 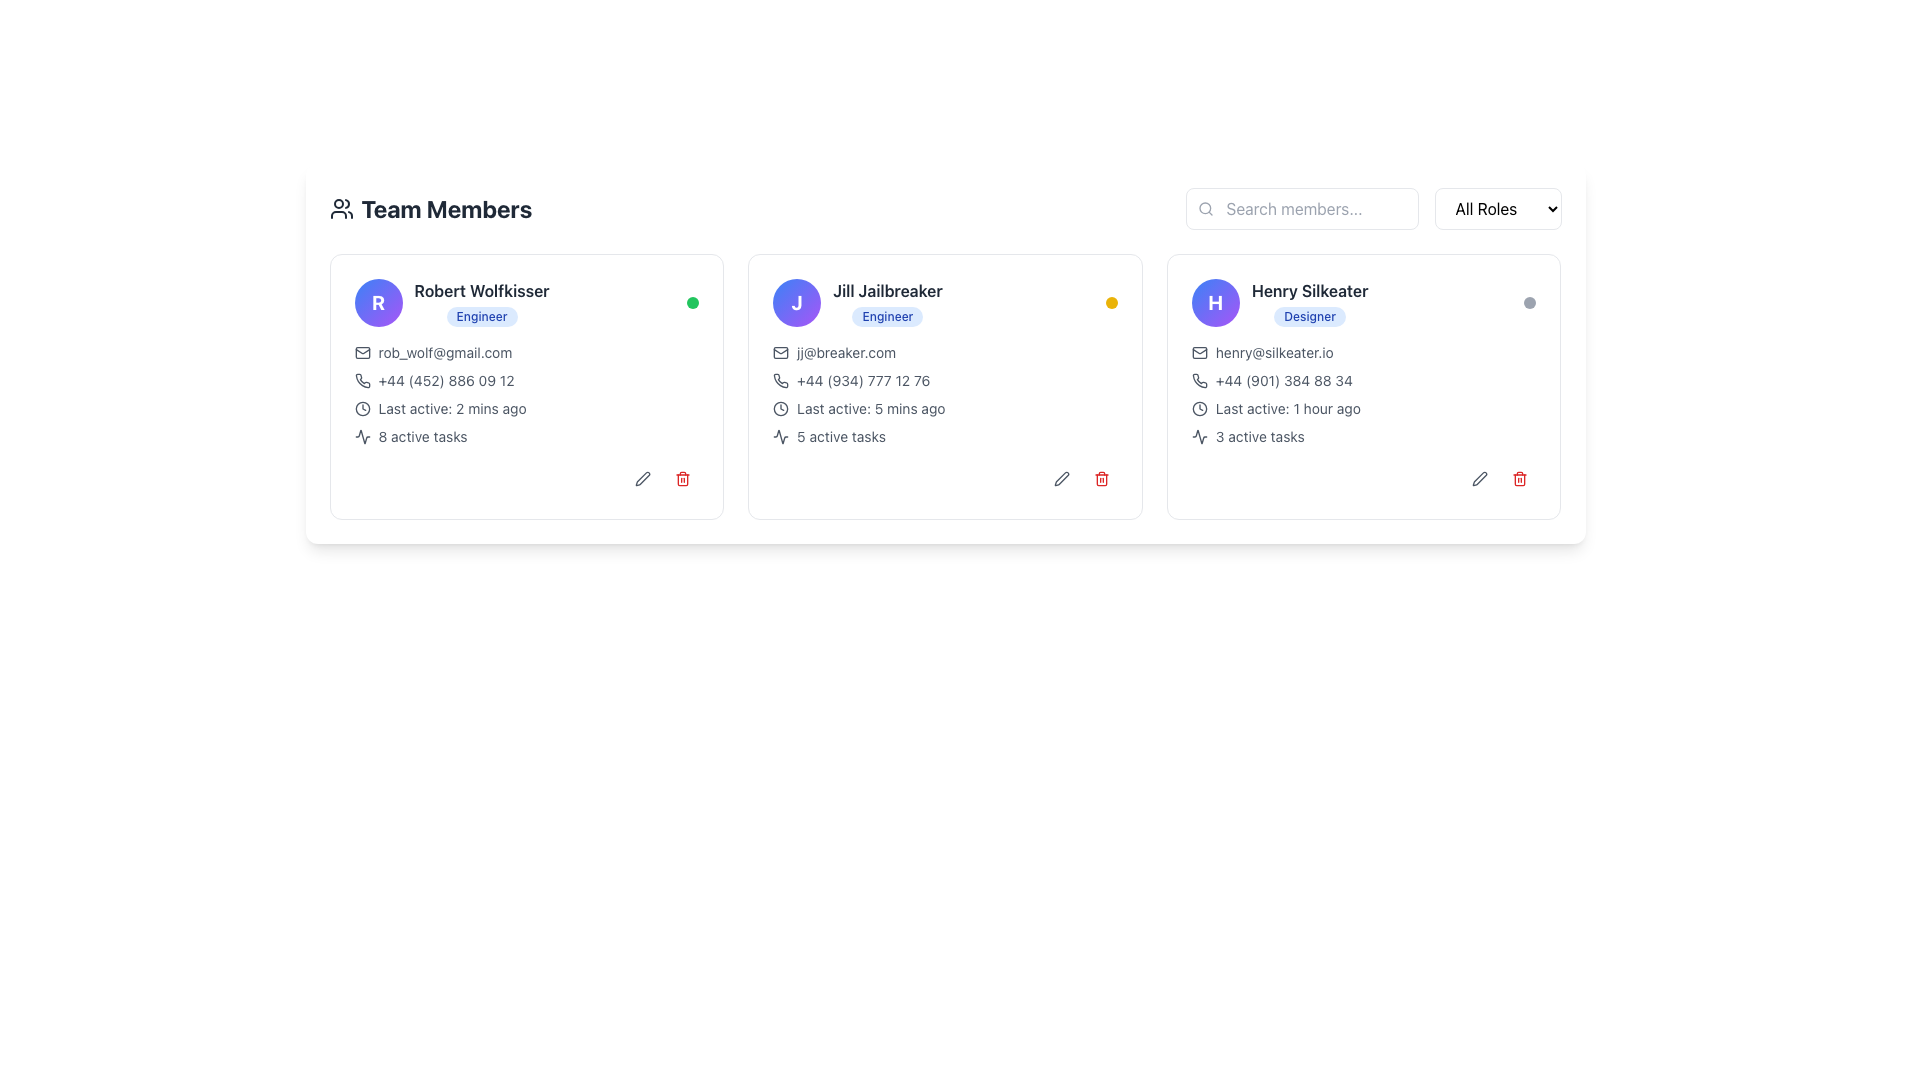 I want to click on the email icon located to the left of the email address 'jj@breaker.com' in Jill Jailbreaker's profile card, which is the second card from the left, so click(x=780, y=352).